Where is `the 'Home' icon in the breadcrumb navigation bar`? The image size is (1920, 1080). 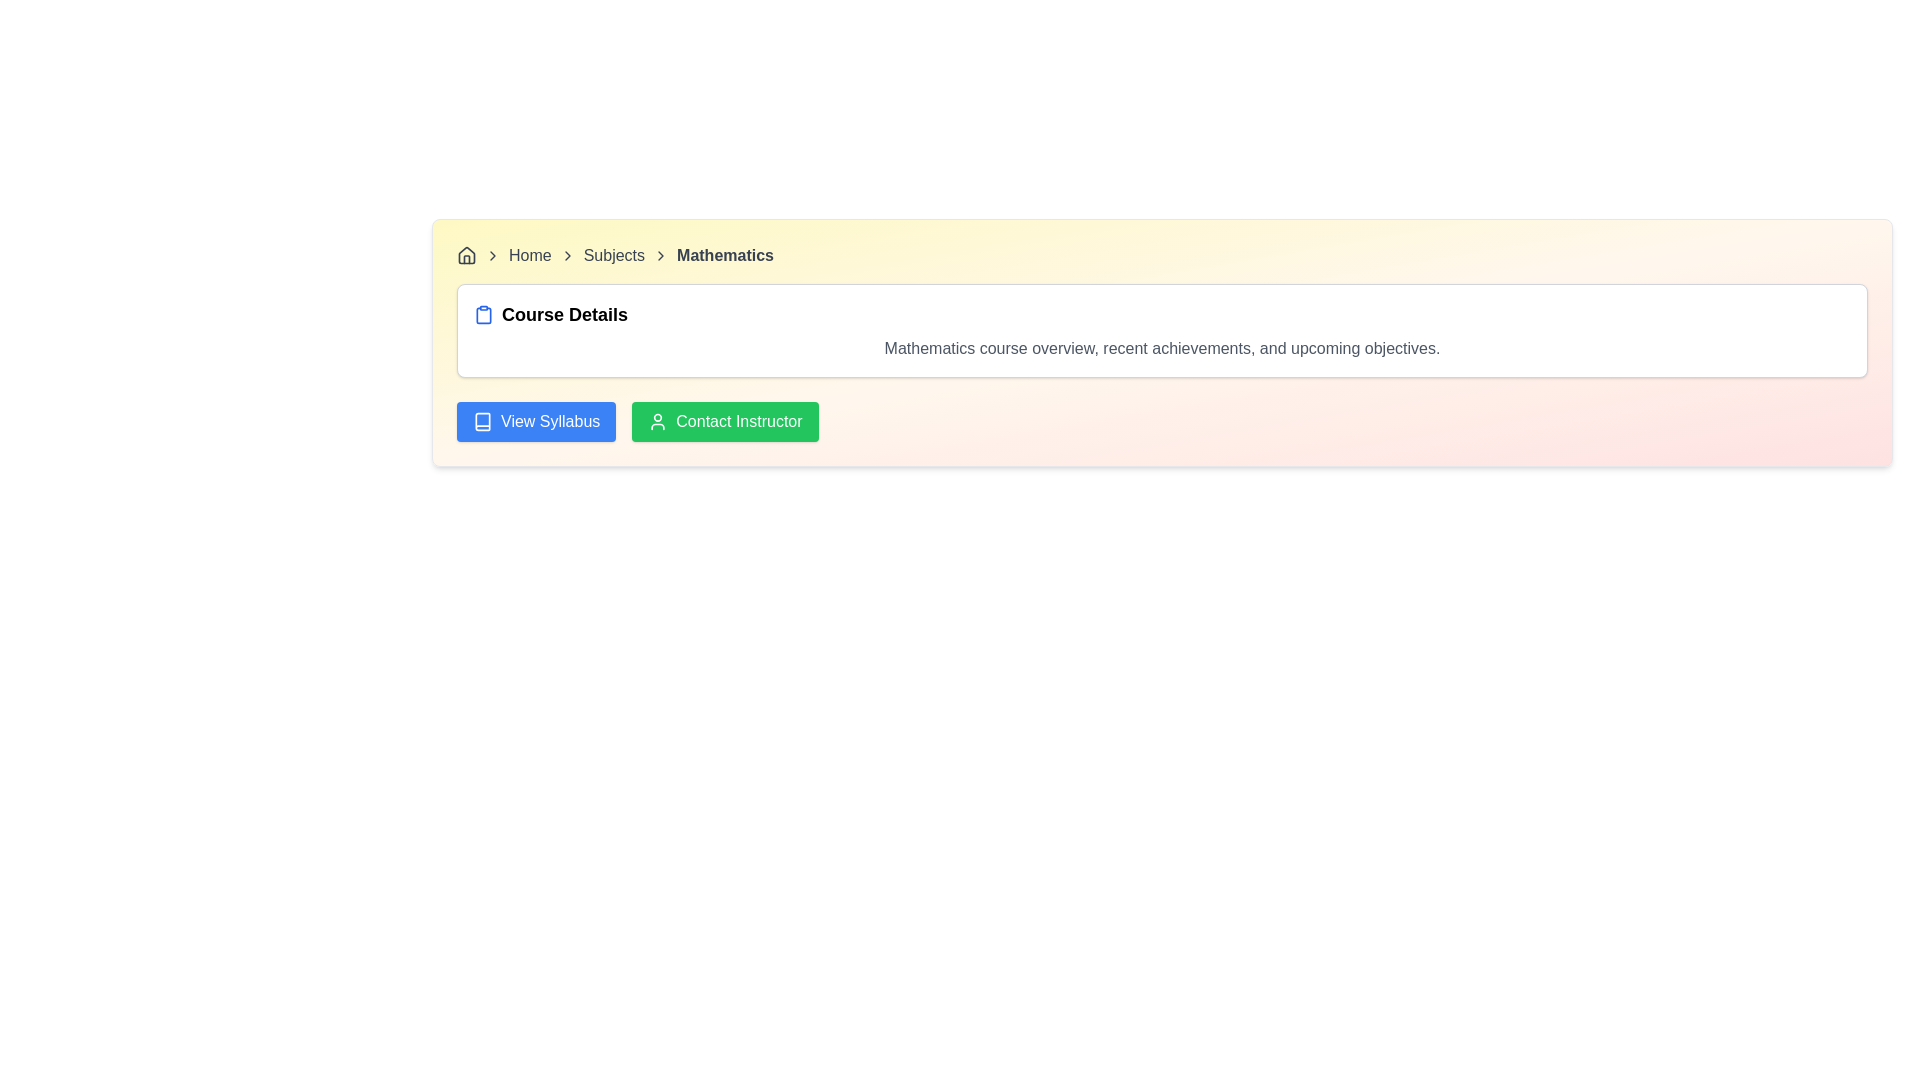
the 'Home' icon in the breadcrumb navigation bar is located at coordinates (465, 254).